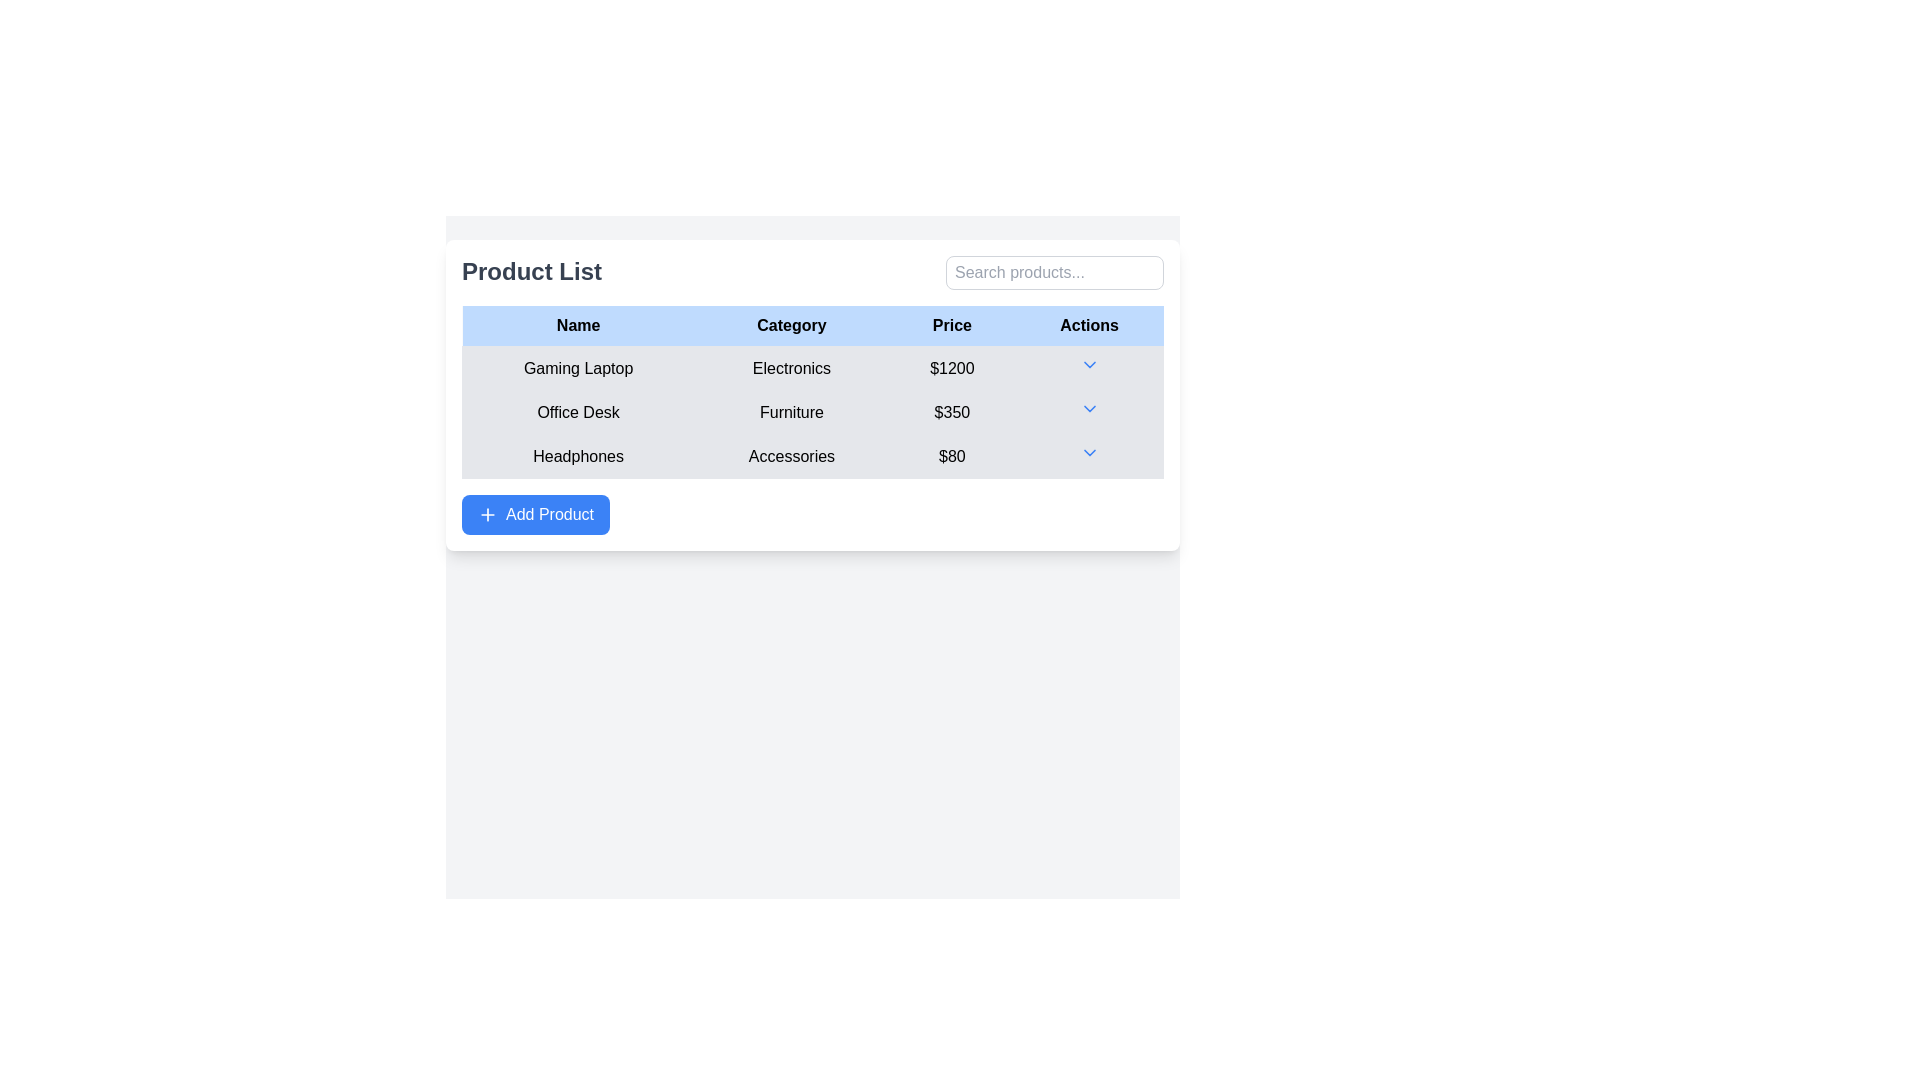 This screenshot has width=1920, height=1080. I want to click on the static text displaying the price of the 'Office Desk', located in the third cell of the table under the 'Price' column, so click(951, 411).